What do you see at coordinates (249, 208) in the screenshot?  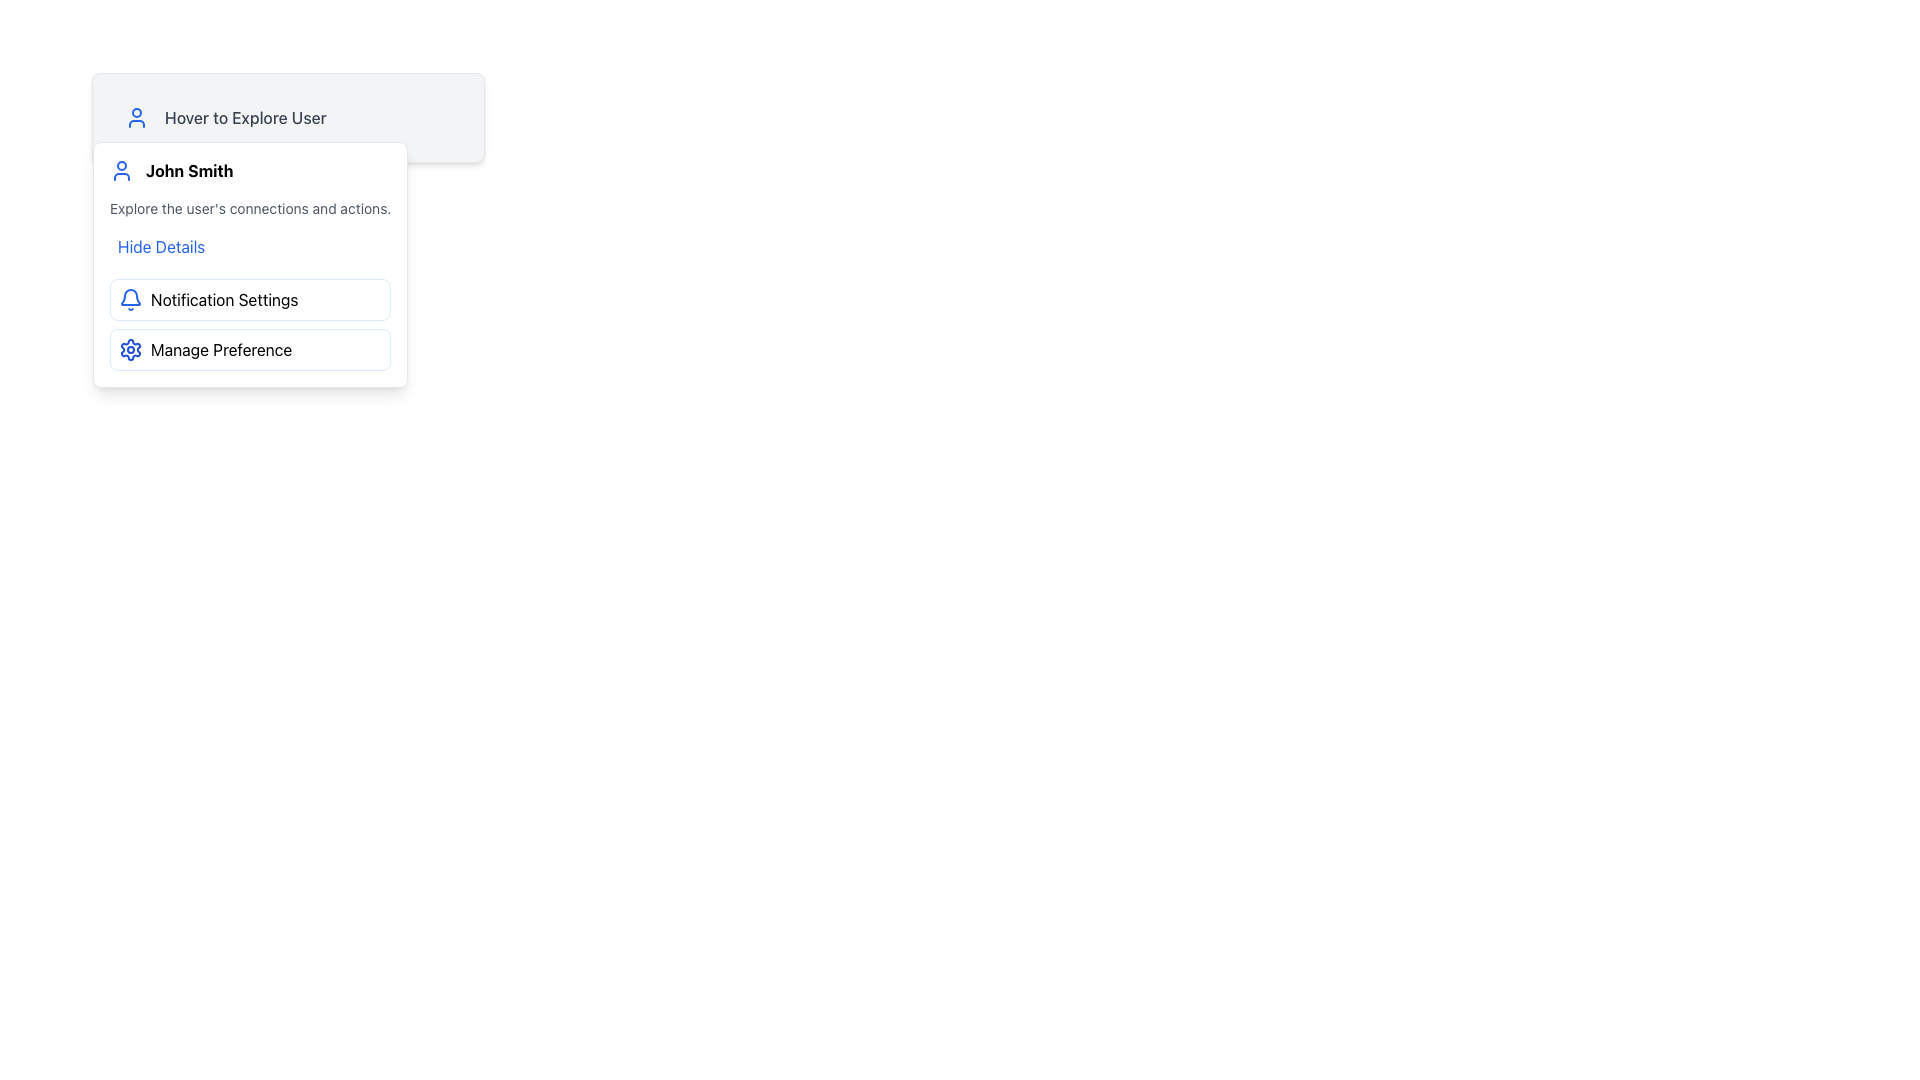 I see `the text label that says 'Explore the user's connections and actions.' located below 'John Smith' in the popup card` at bounding box center [249, 208].